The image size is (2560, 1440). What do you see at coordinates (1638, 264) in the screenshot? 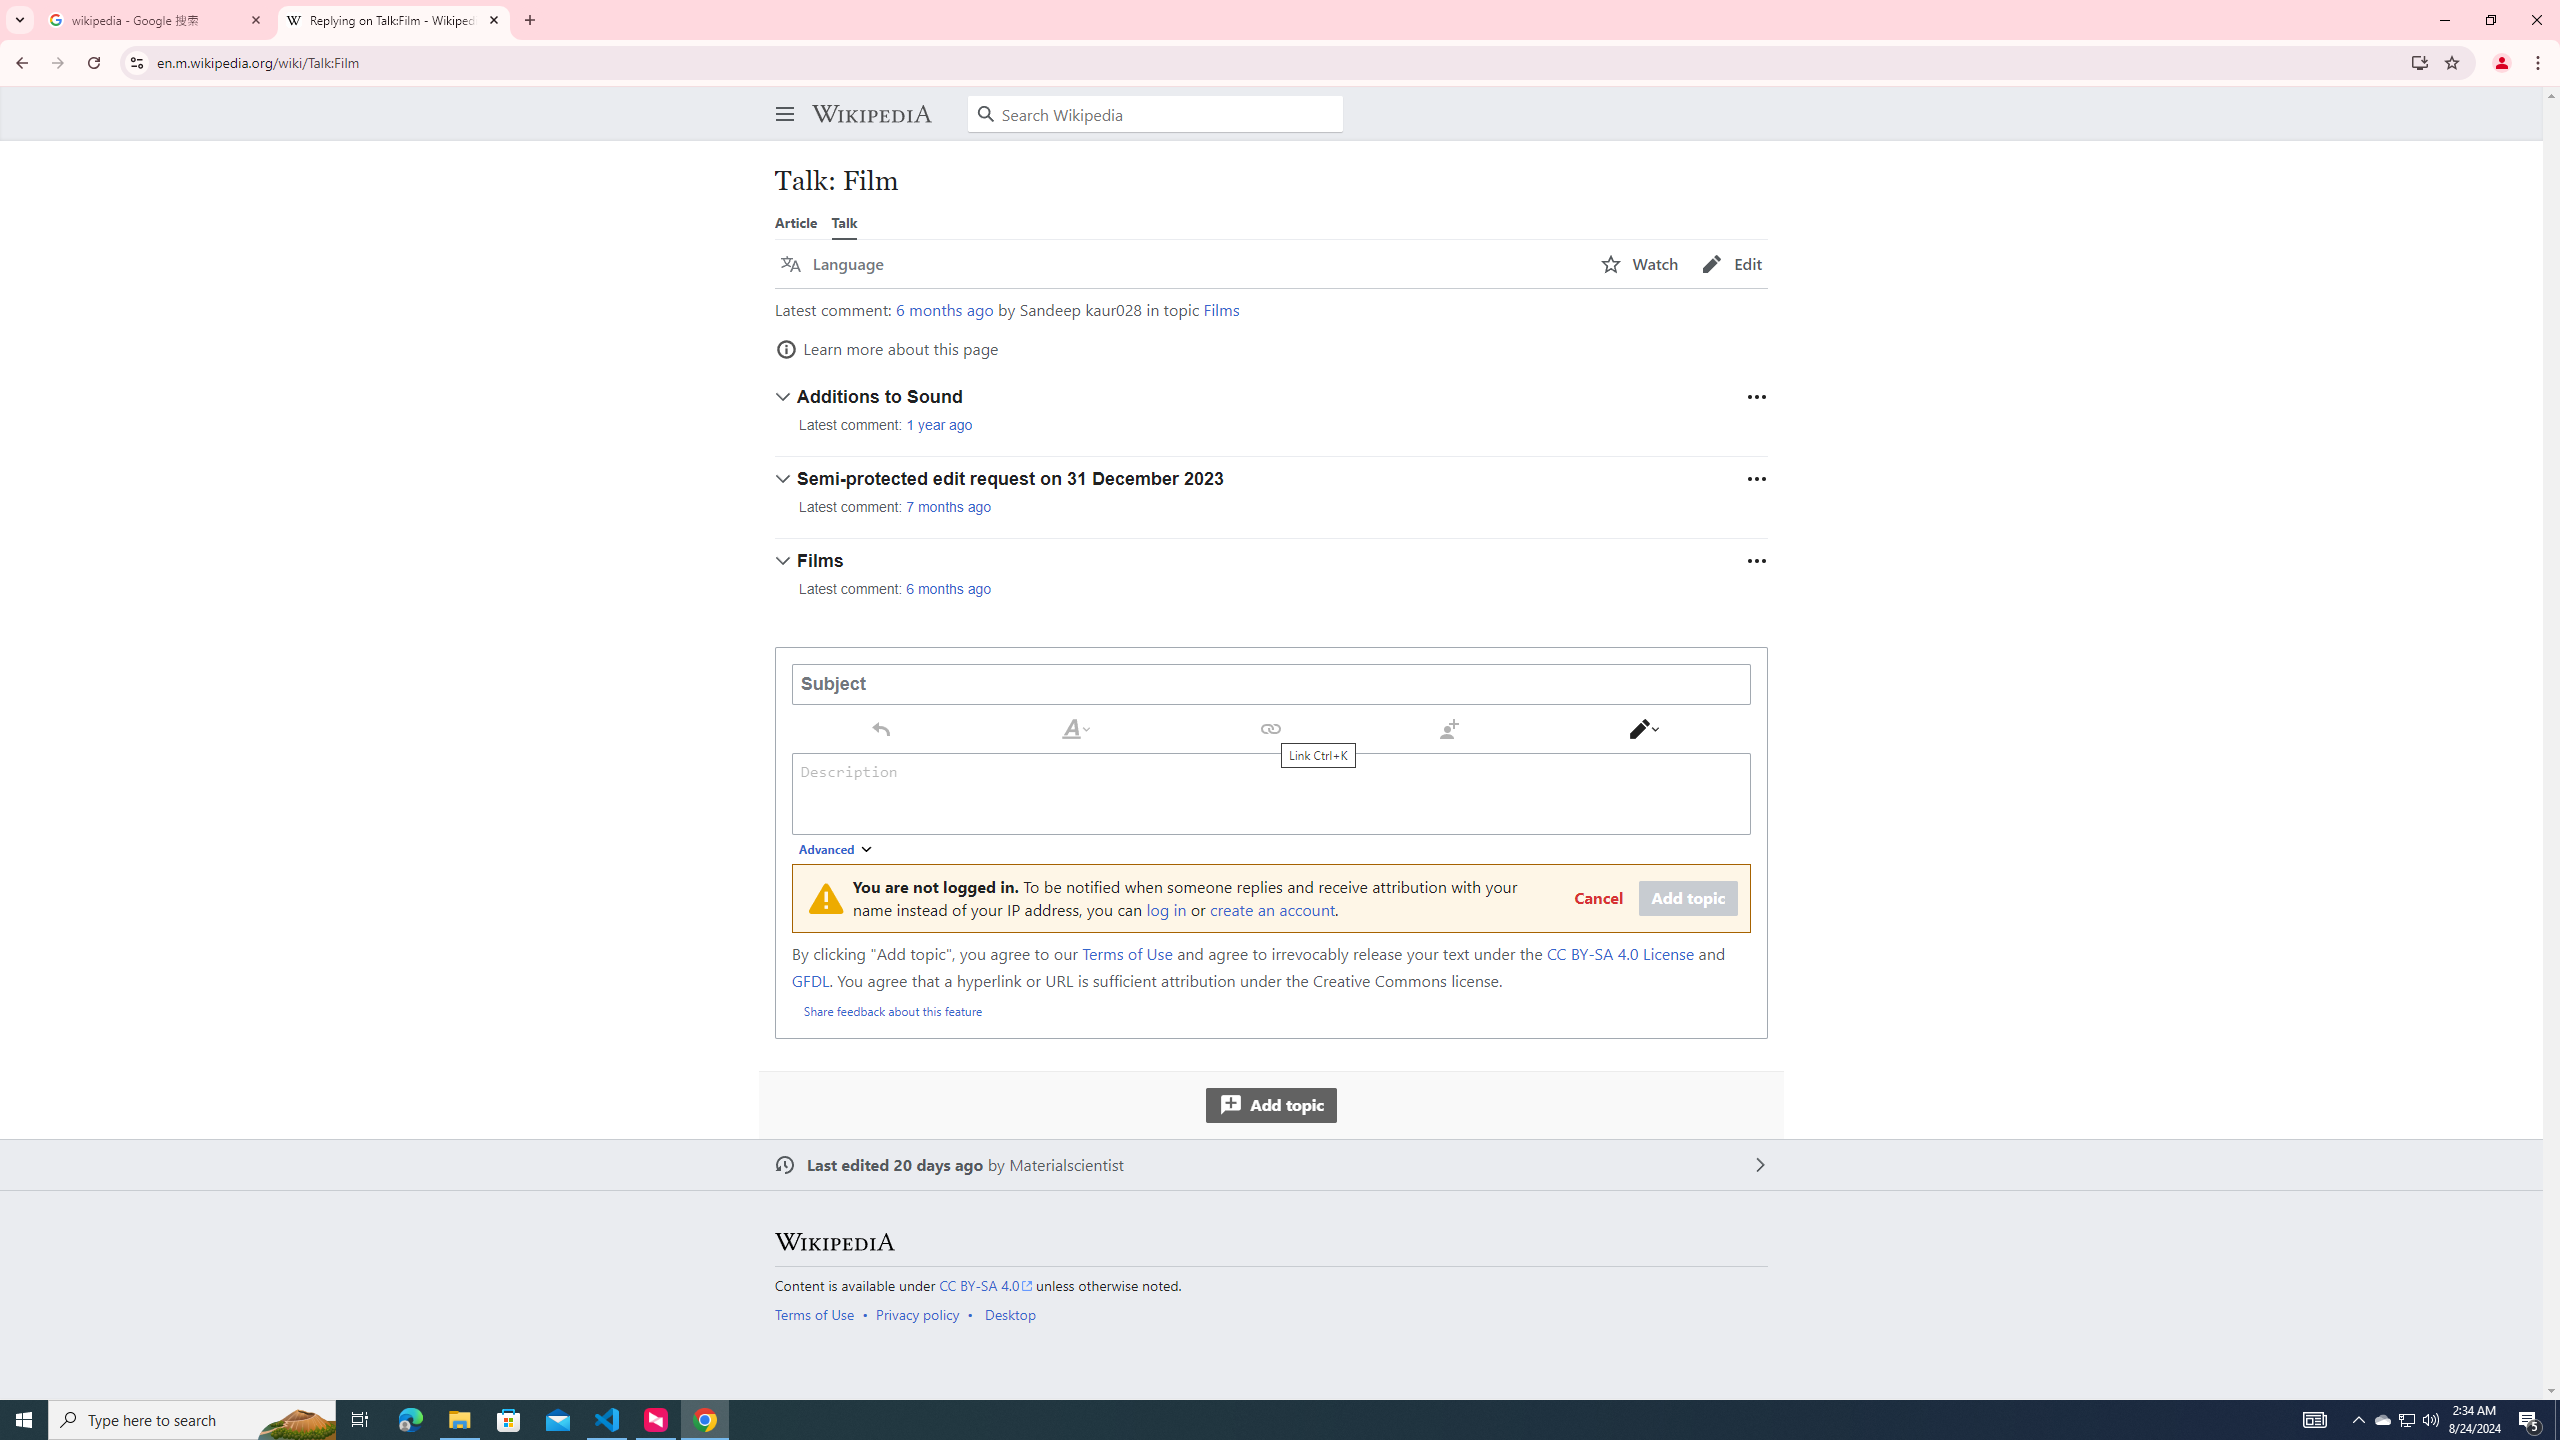
I see `'Watch'` at bounding box center [1638, 264].